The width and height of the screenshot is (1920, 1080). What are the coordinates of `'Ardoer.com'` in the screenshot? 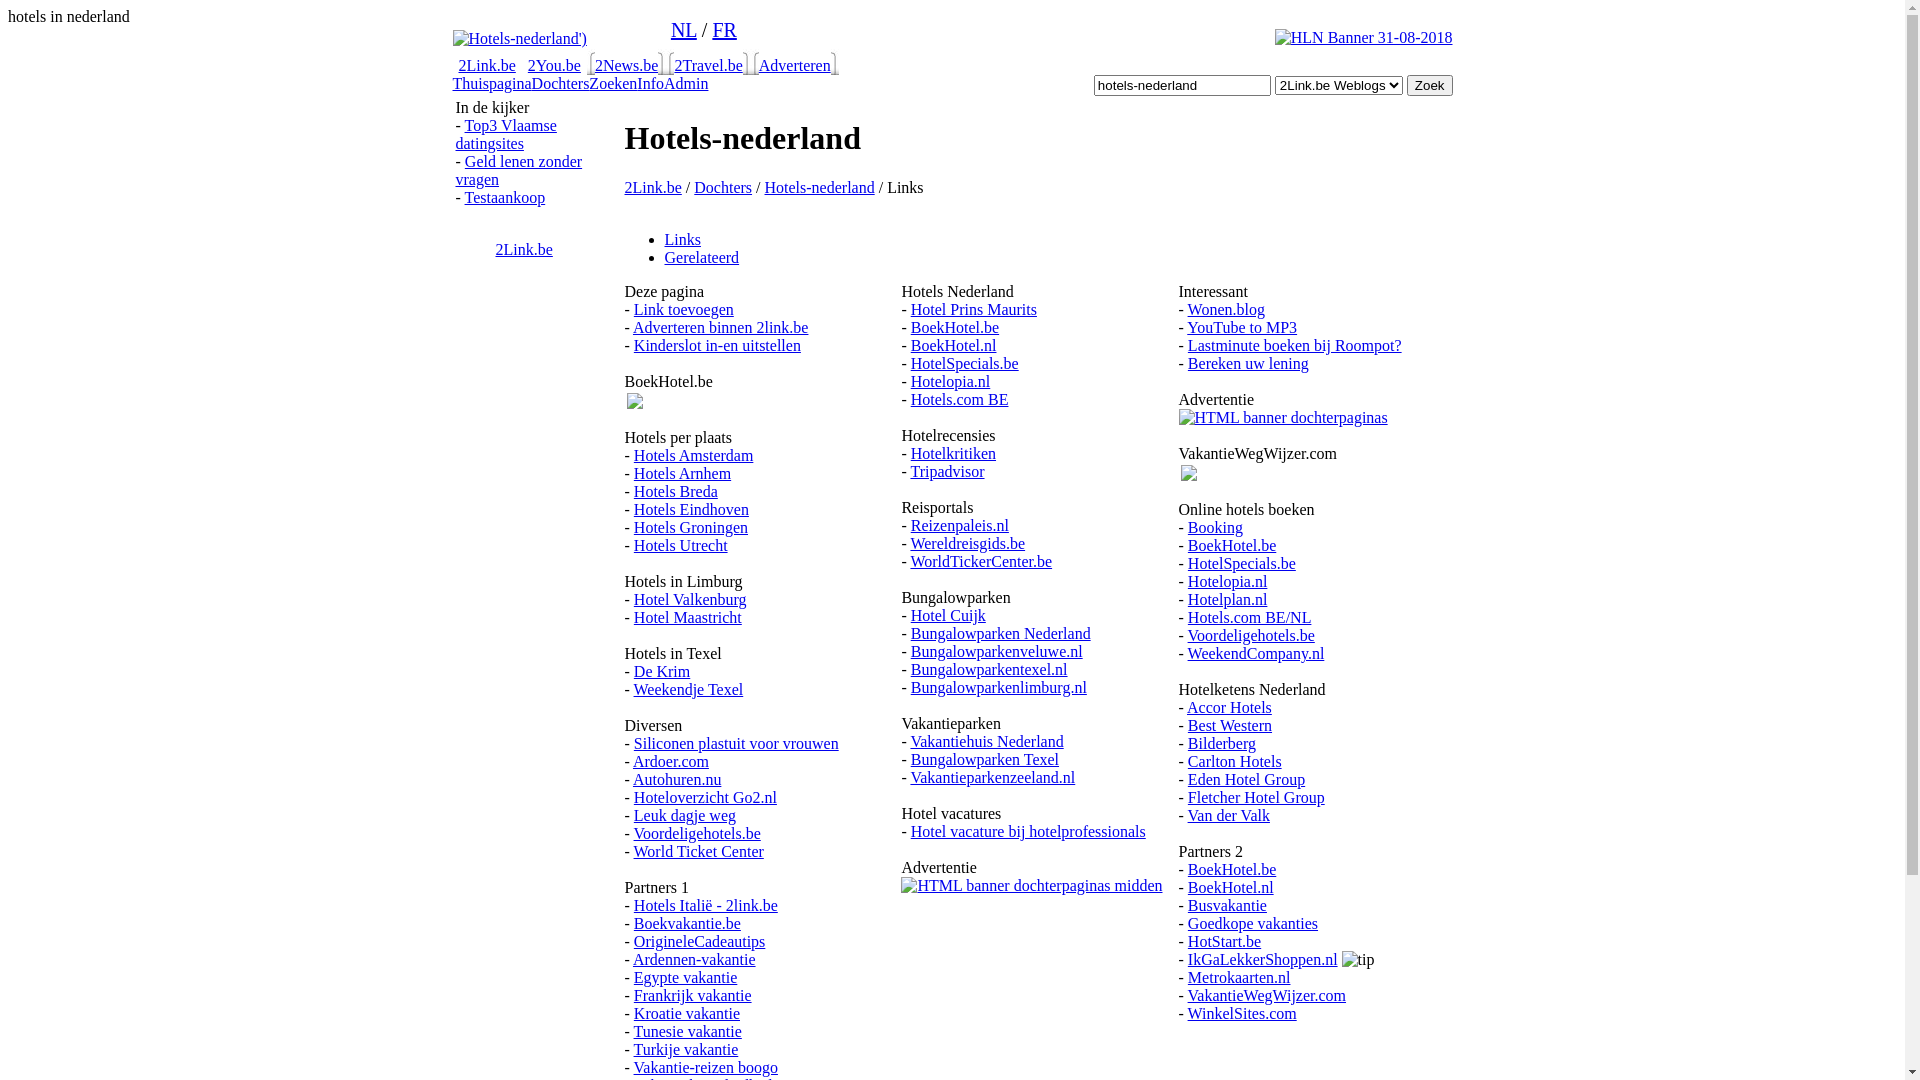 It's located at (671, 761).